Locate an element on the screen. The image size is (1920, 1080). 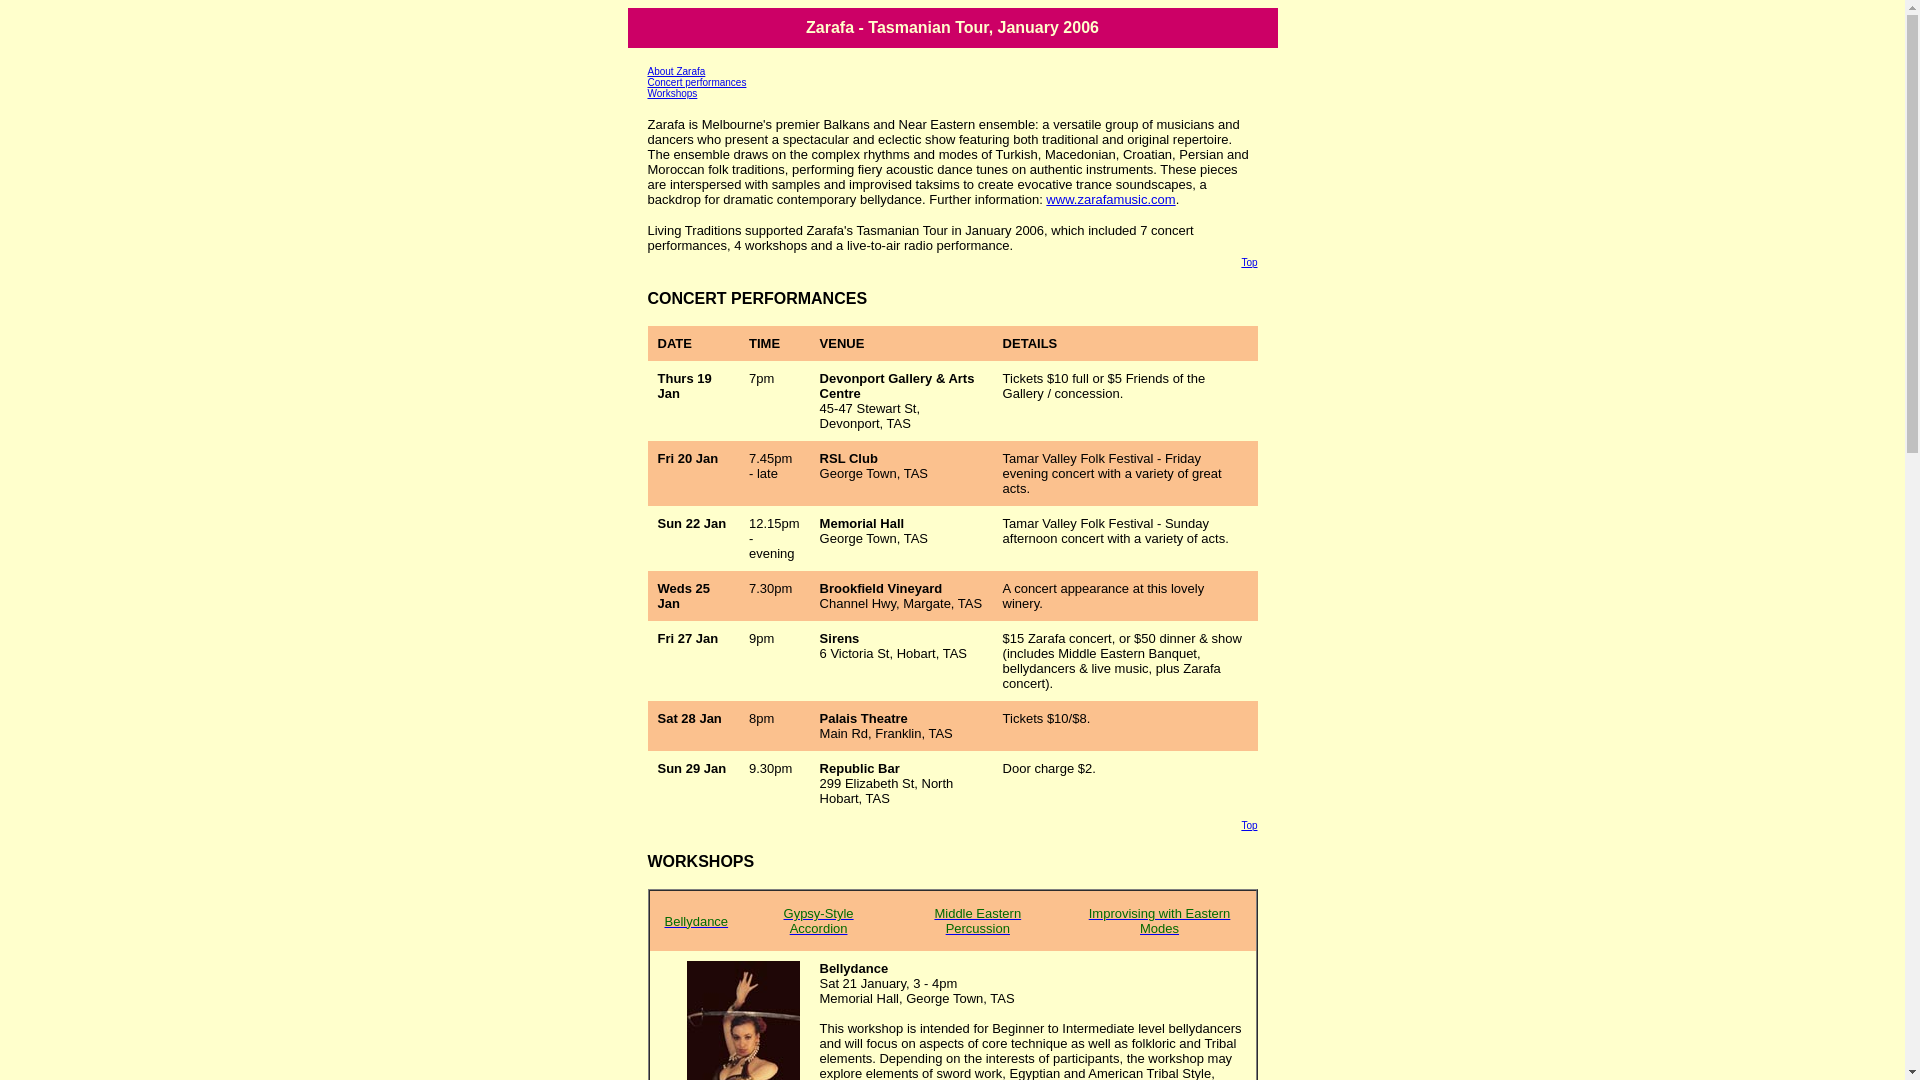
'www.zarafamusic.com' is located at coordinates (1109, 199).